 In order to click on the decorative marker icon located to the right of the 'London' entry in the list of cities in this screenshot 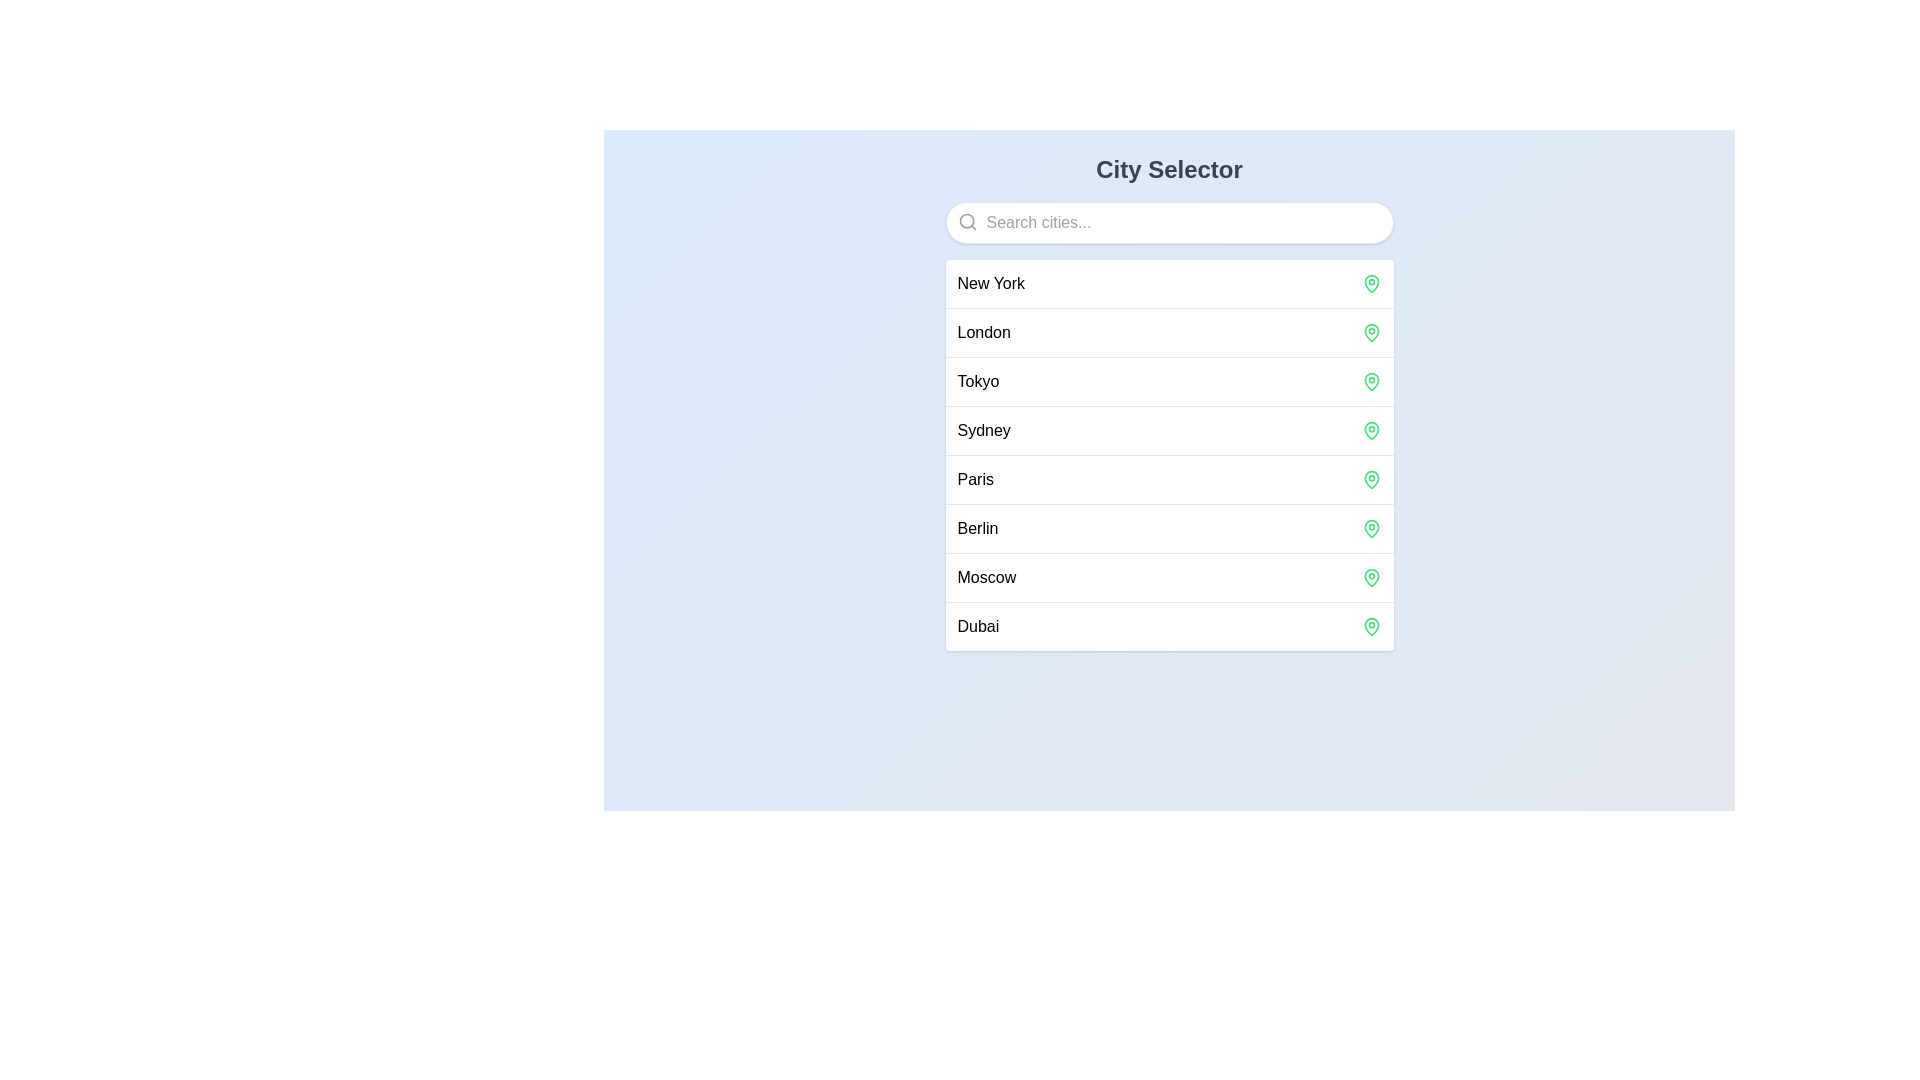, I will do `click(1370, 331)`.